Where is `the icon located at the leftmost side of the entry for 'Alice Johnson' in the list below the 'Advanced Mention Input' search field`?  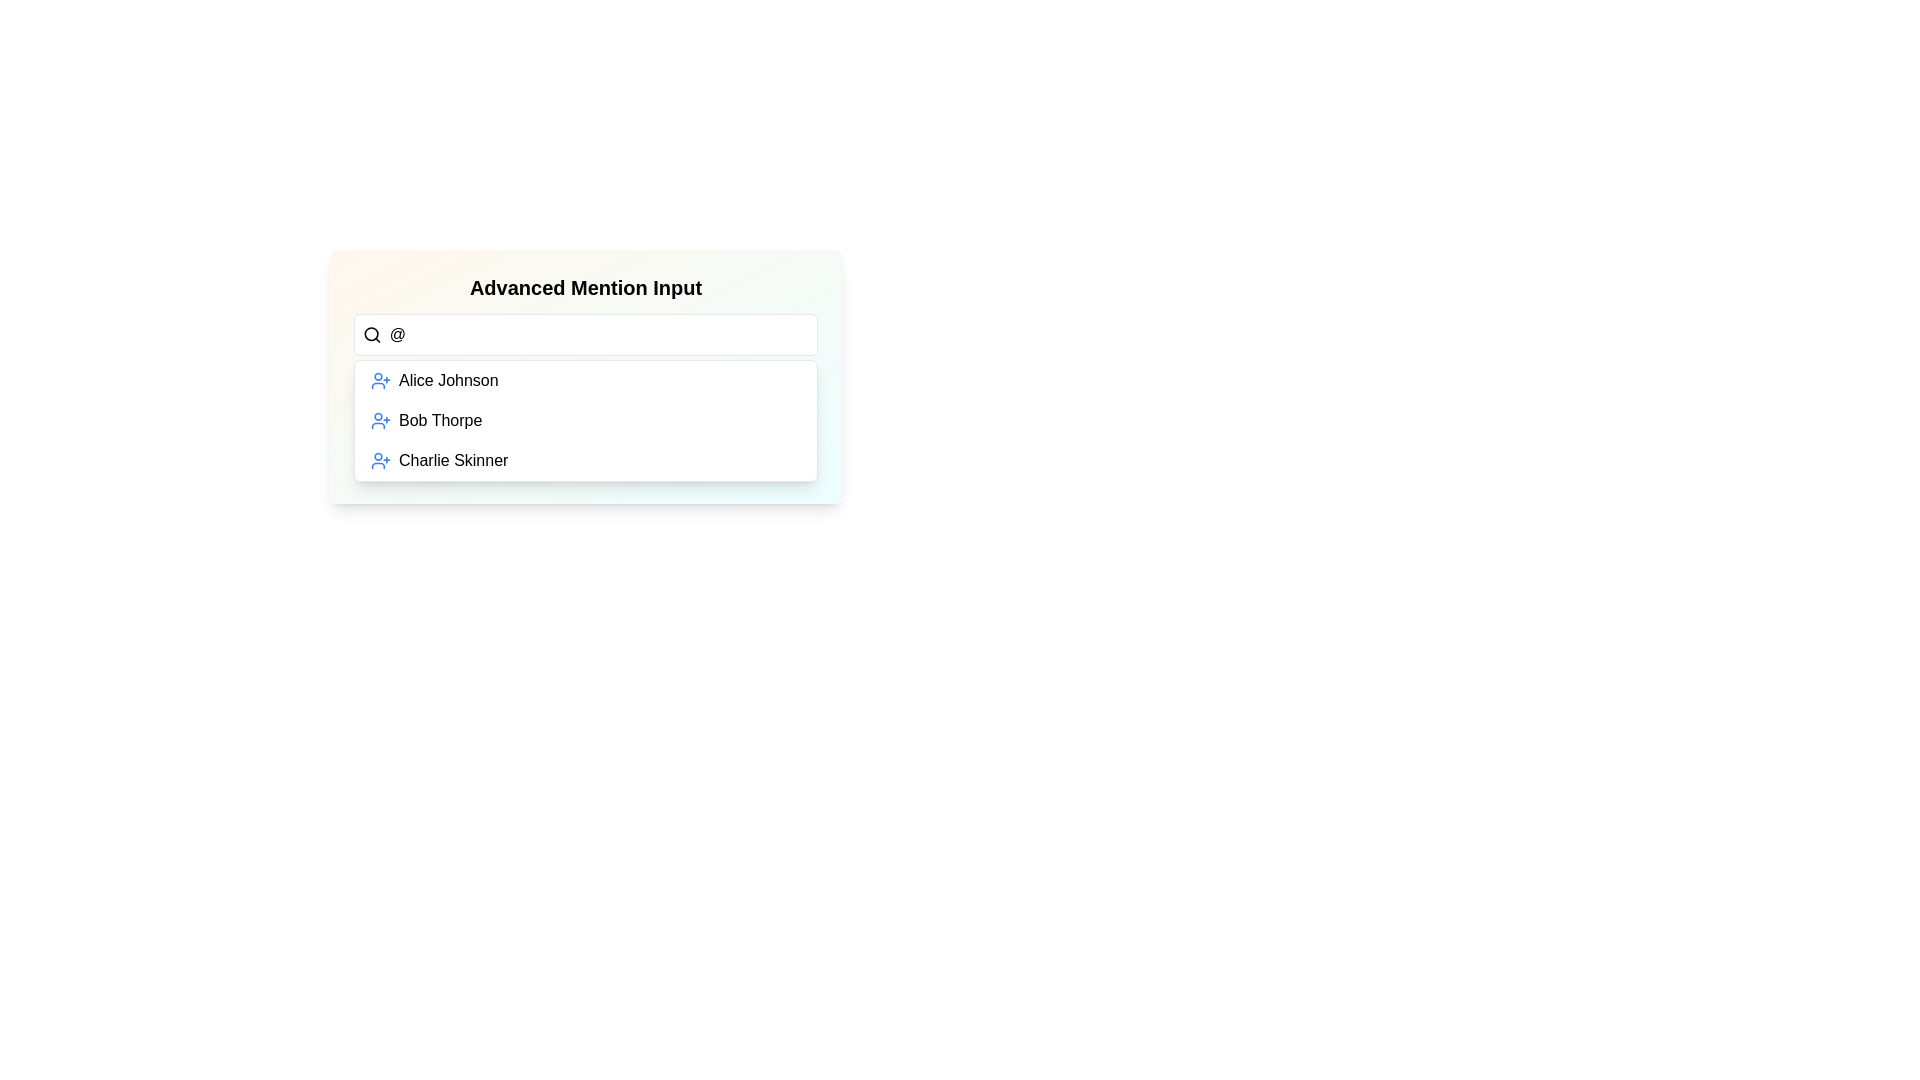 the icon located at the leftmost side of the entry for 'Alice Johnson' in the list below the 'Advanced Mention Input' search field is located at coordinates (380, 381).